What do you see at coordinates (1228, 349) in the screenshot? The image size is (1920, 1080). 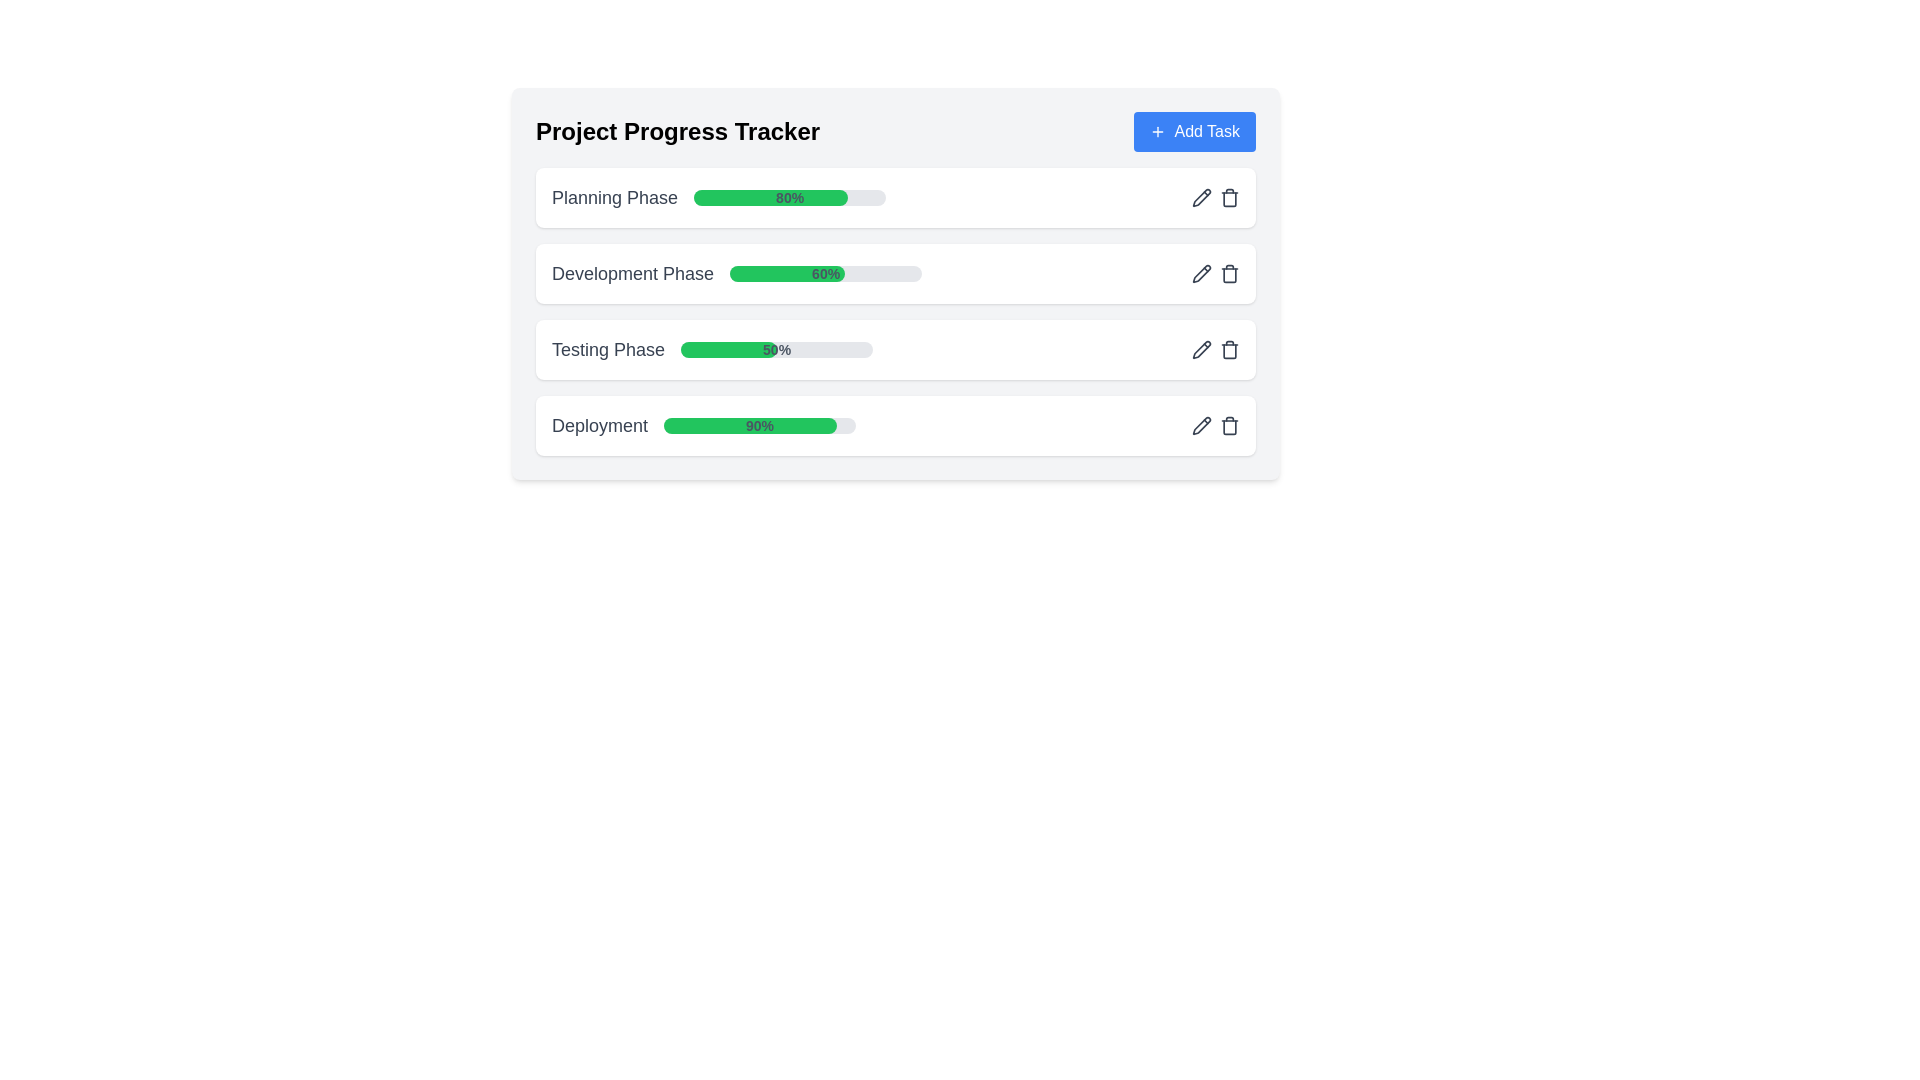 I see `the trash can icon button located at the end of the row labeled 'Testing Phase'` at bounding box center [1228, 349].